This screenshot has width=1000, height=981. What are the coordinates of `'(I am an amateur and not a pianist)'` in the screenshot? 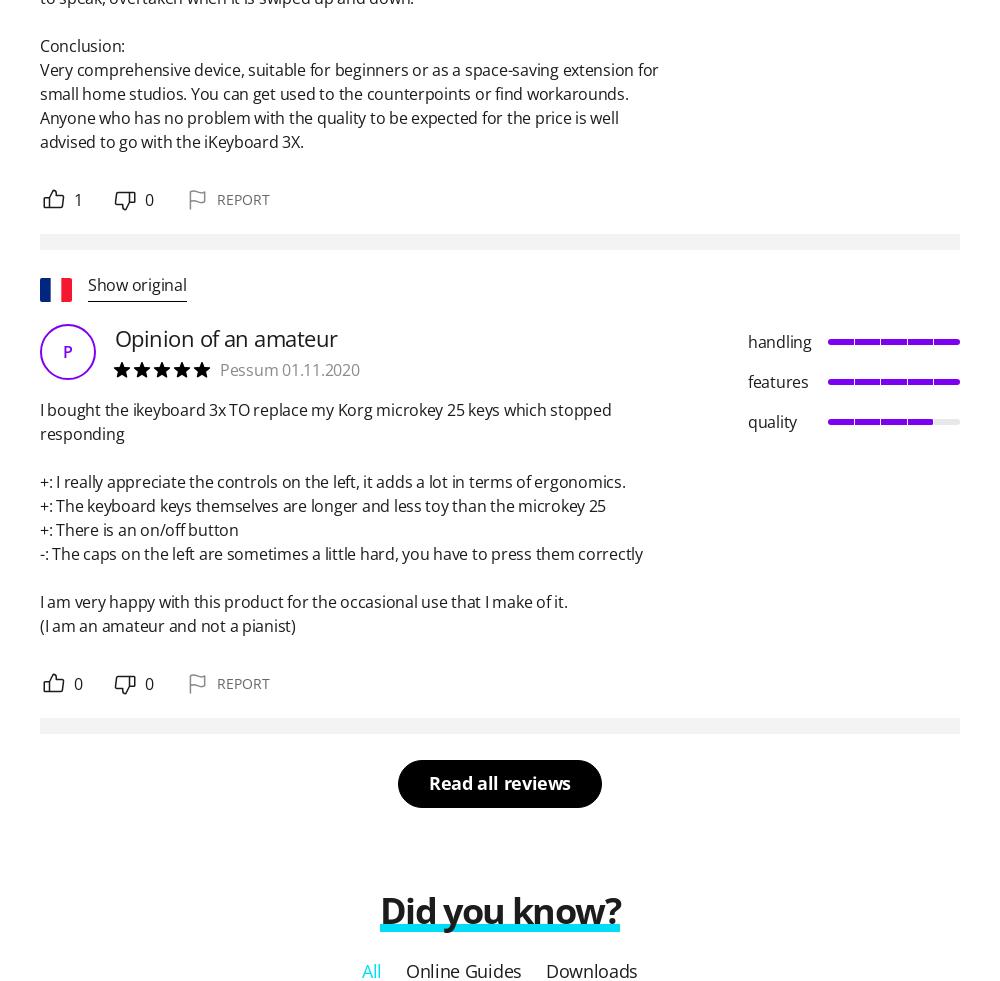 It's located at (167, 625).